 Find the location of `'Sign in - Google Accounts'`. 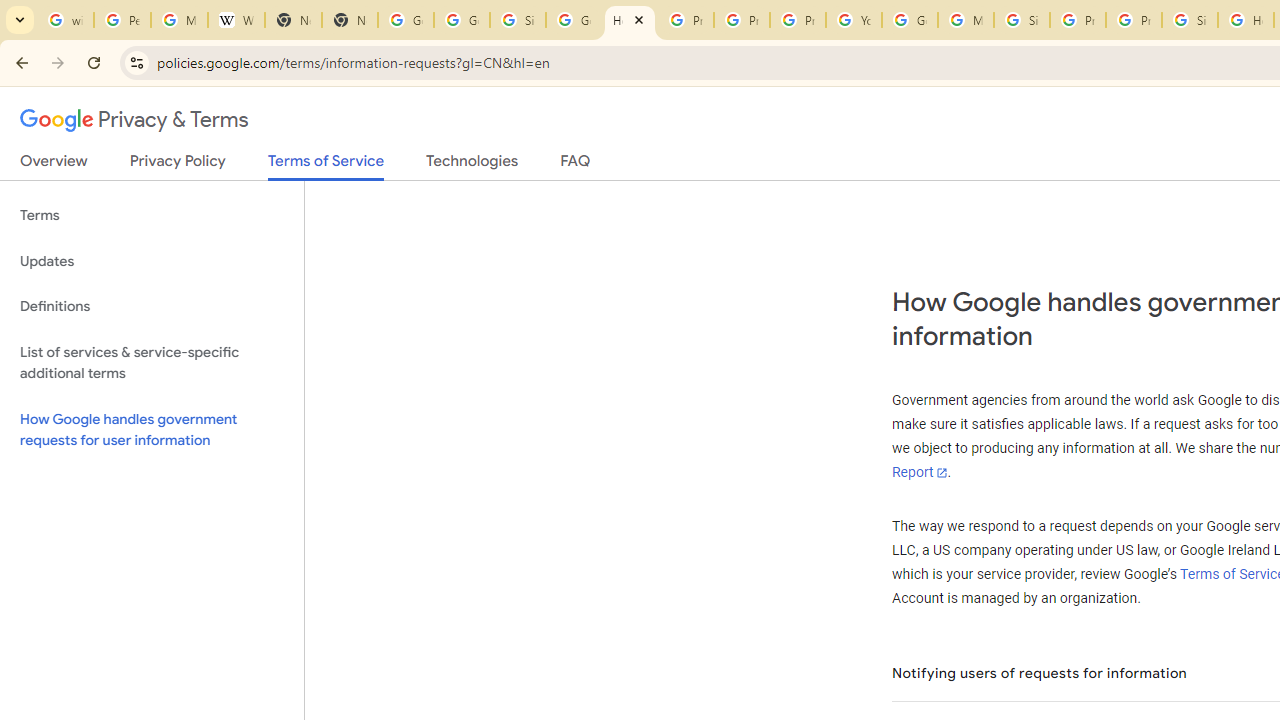

'Sign in - Google Accounts' is located at coordinates (1022, 20).